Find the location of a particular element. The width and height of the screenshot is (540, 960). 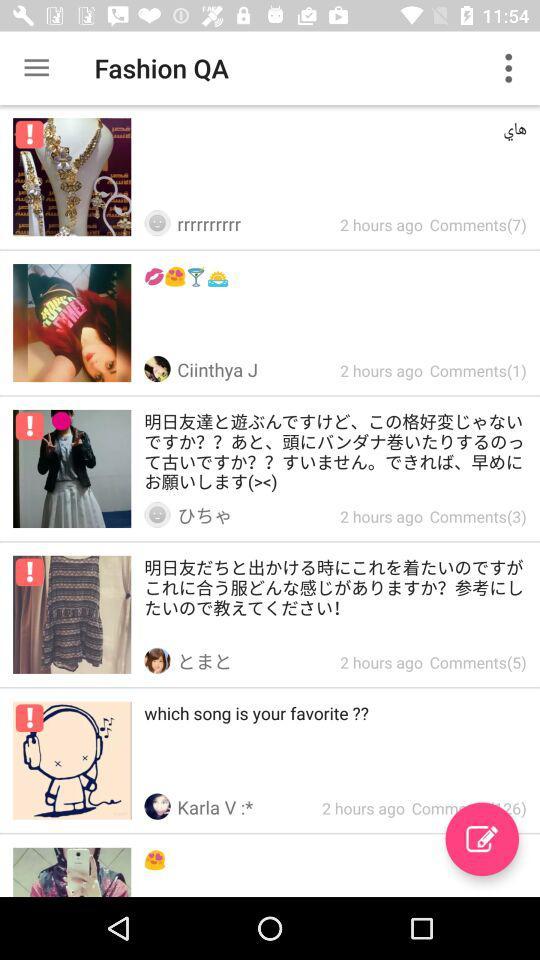

a post is located at coordinates (481, 839).